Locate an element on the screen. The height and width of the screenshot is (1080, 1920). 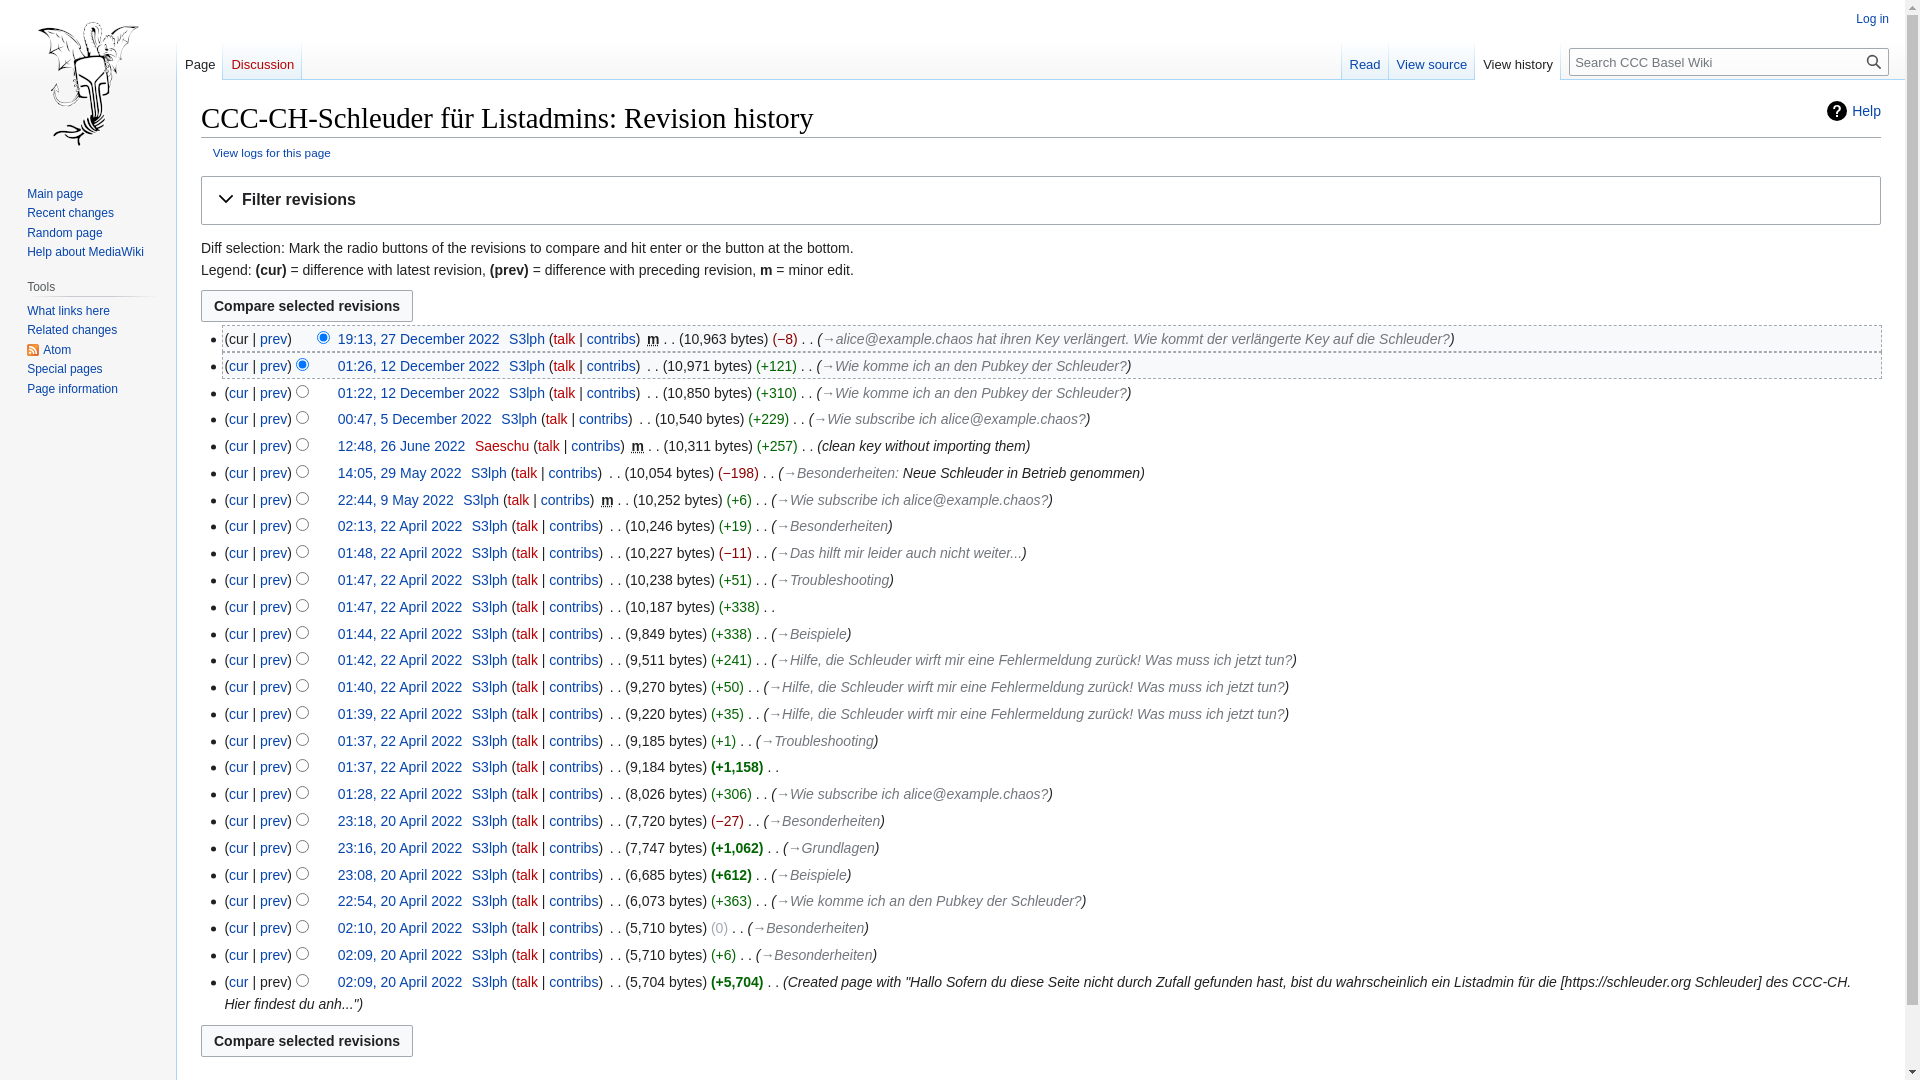
'Search' is located at coordinates (1872, 60).